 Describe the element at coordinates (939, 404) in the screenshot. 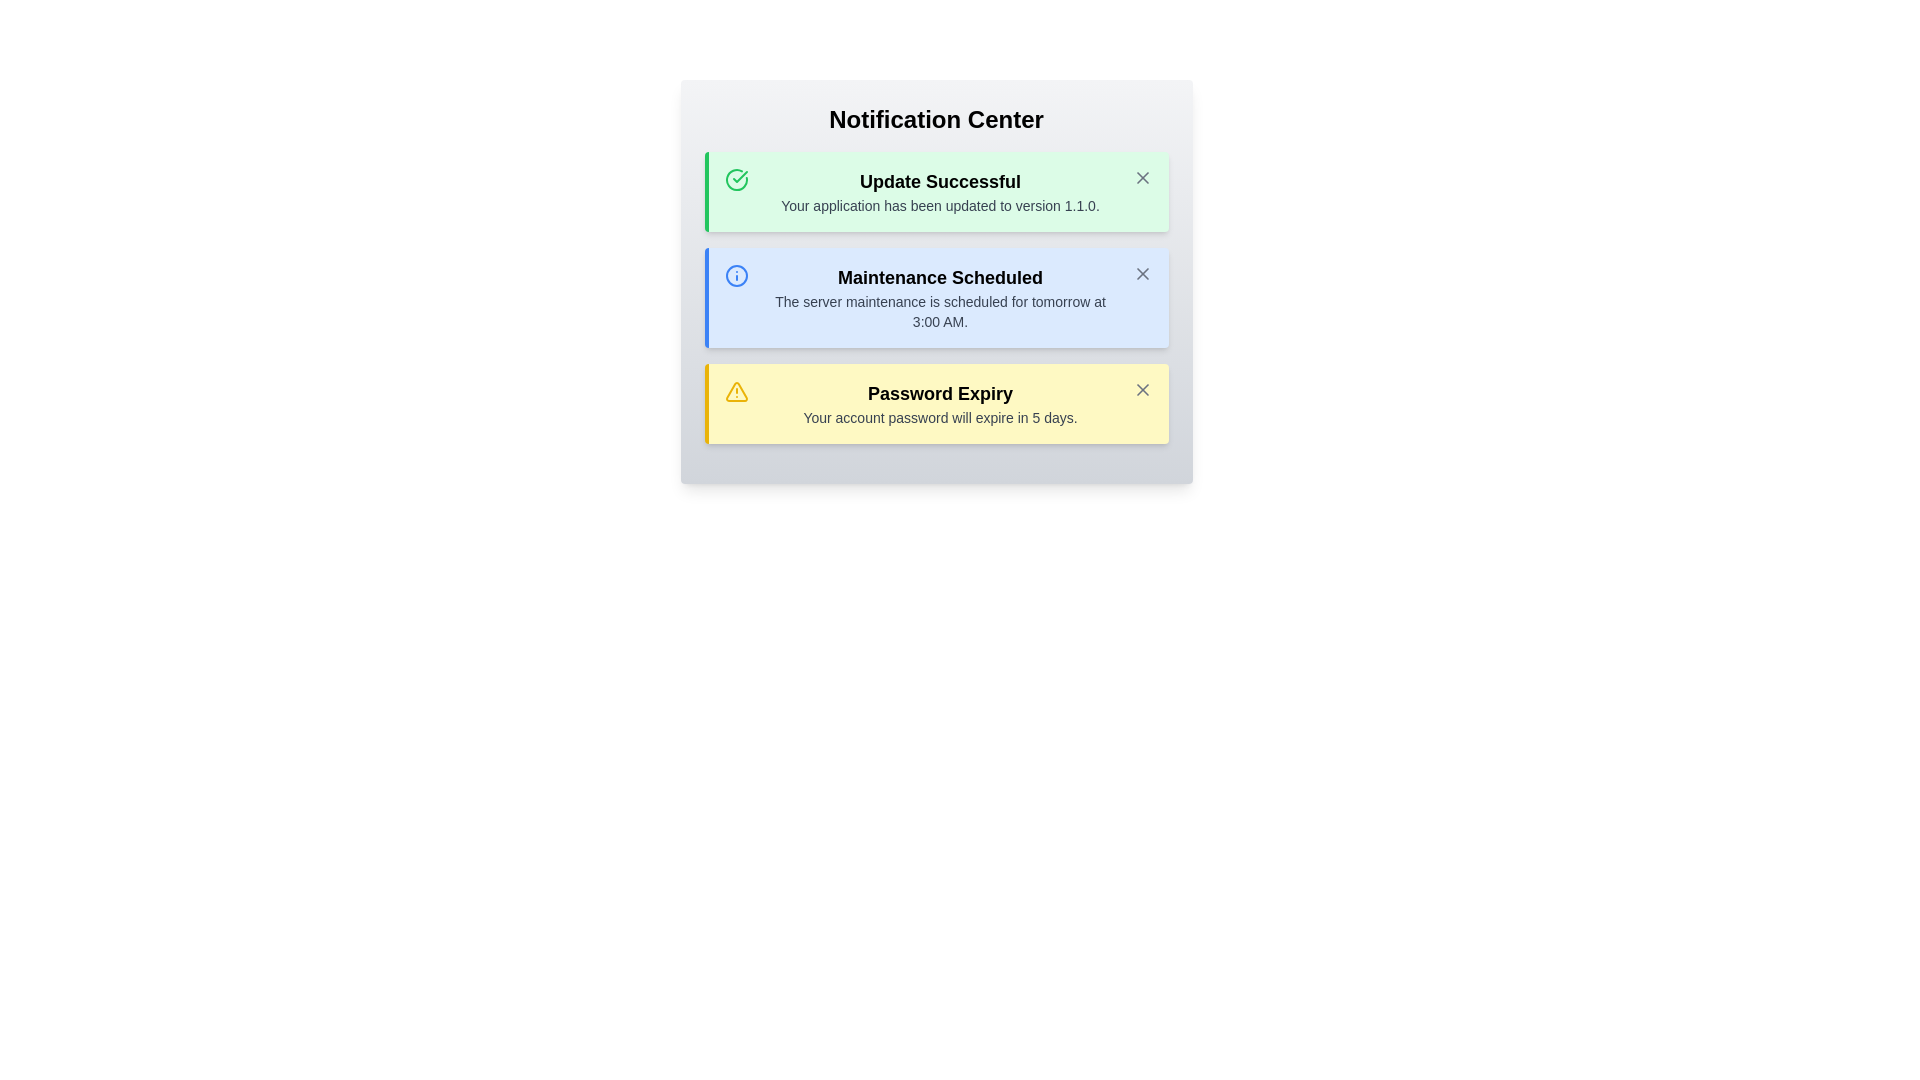

I see `the background styling of the notification panel containing the 'Password Expiry' text block, which features a yellow background with a left yellow border and rounded corners` at that location.